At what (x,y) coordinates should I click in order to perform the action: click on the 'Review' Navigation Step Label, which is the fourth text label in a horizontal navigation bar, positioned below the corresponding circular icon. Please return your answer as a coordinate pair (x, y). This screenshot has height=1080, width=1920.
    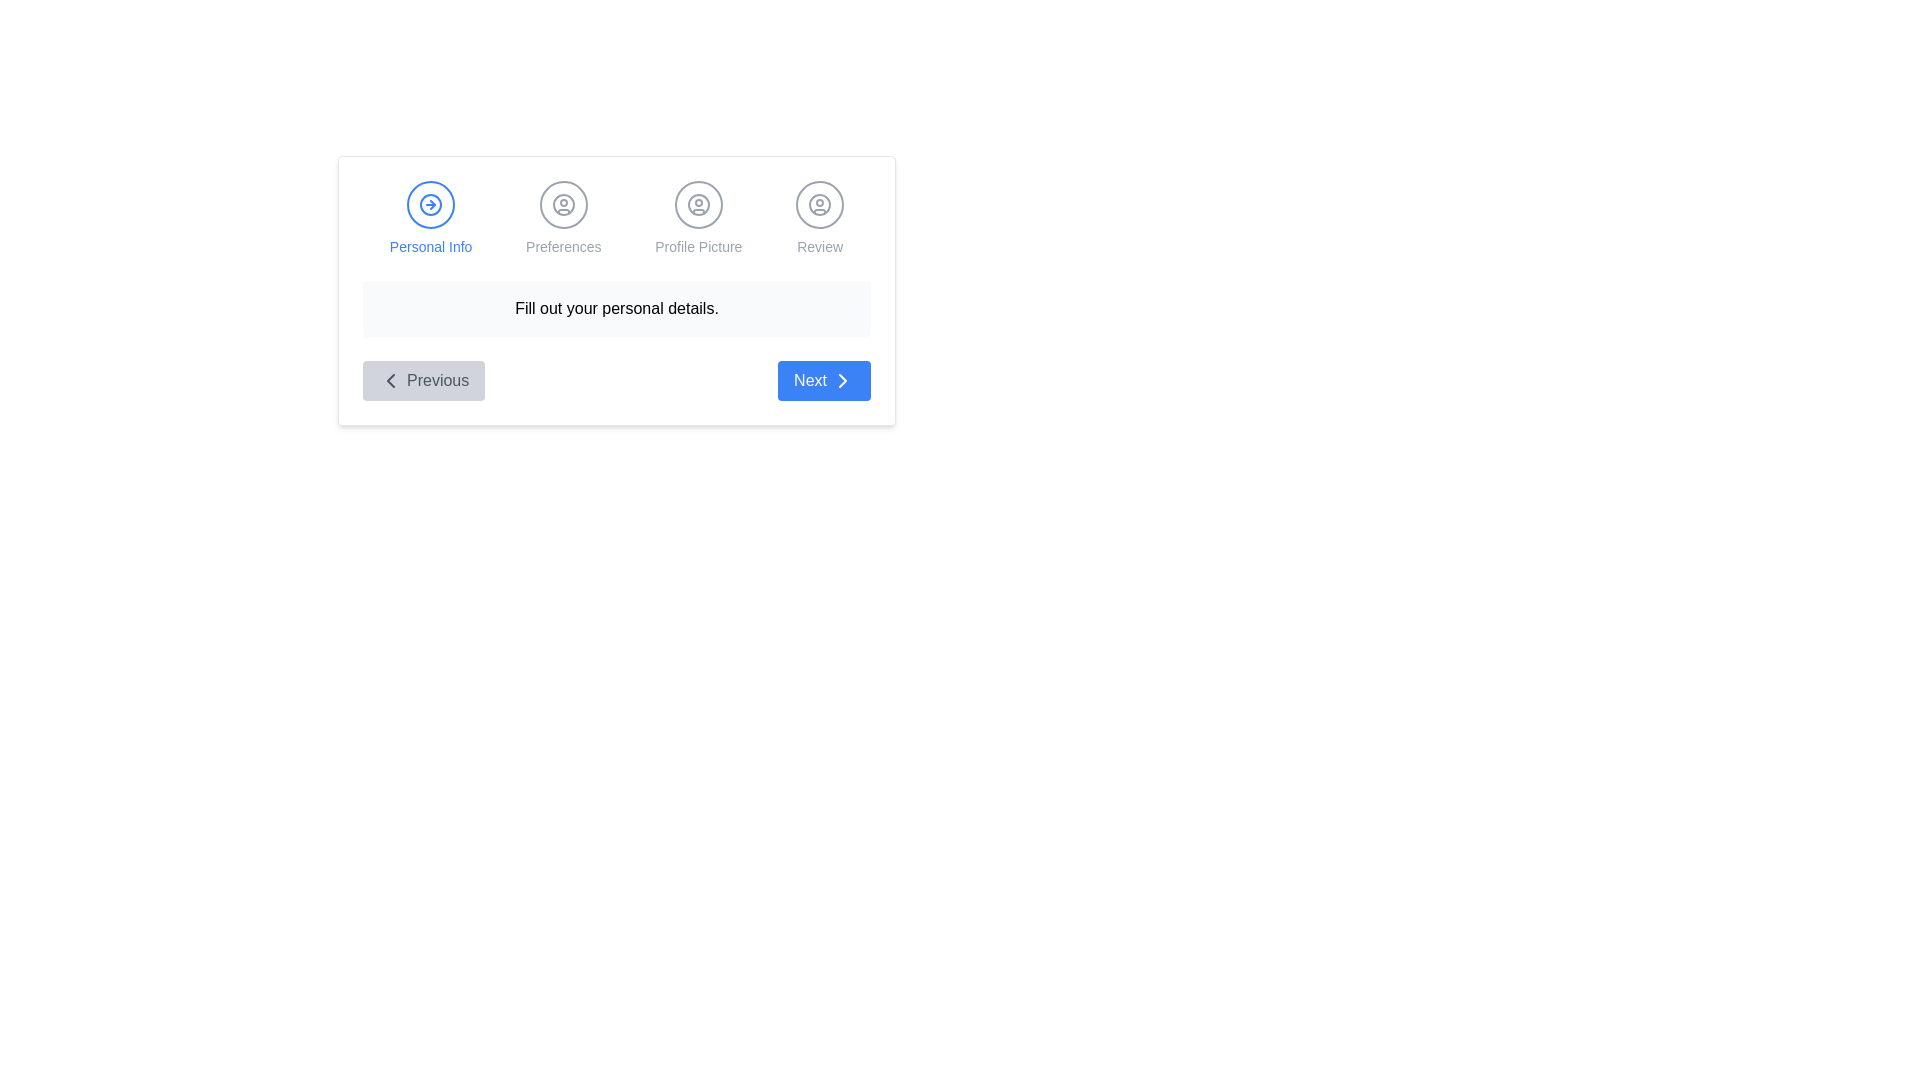
    Looking at the image, I should click on (820, 245).